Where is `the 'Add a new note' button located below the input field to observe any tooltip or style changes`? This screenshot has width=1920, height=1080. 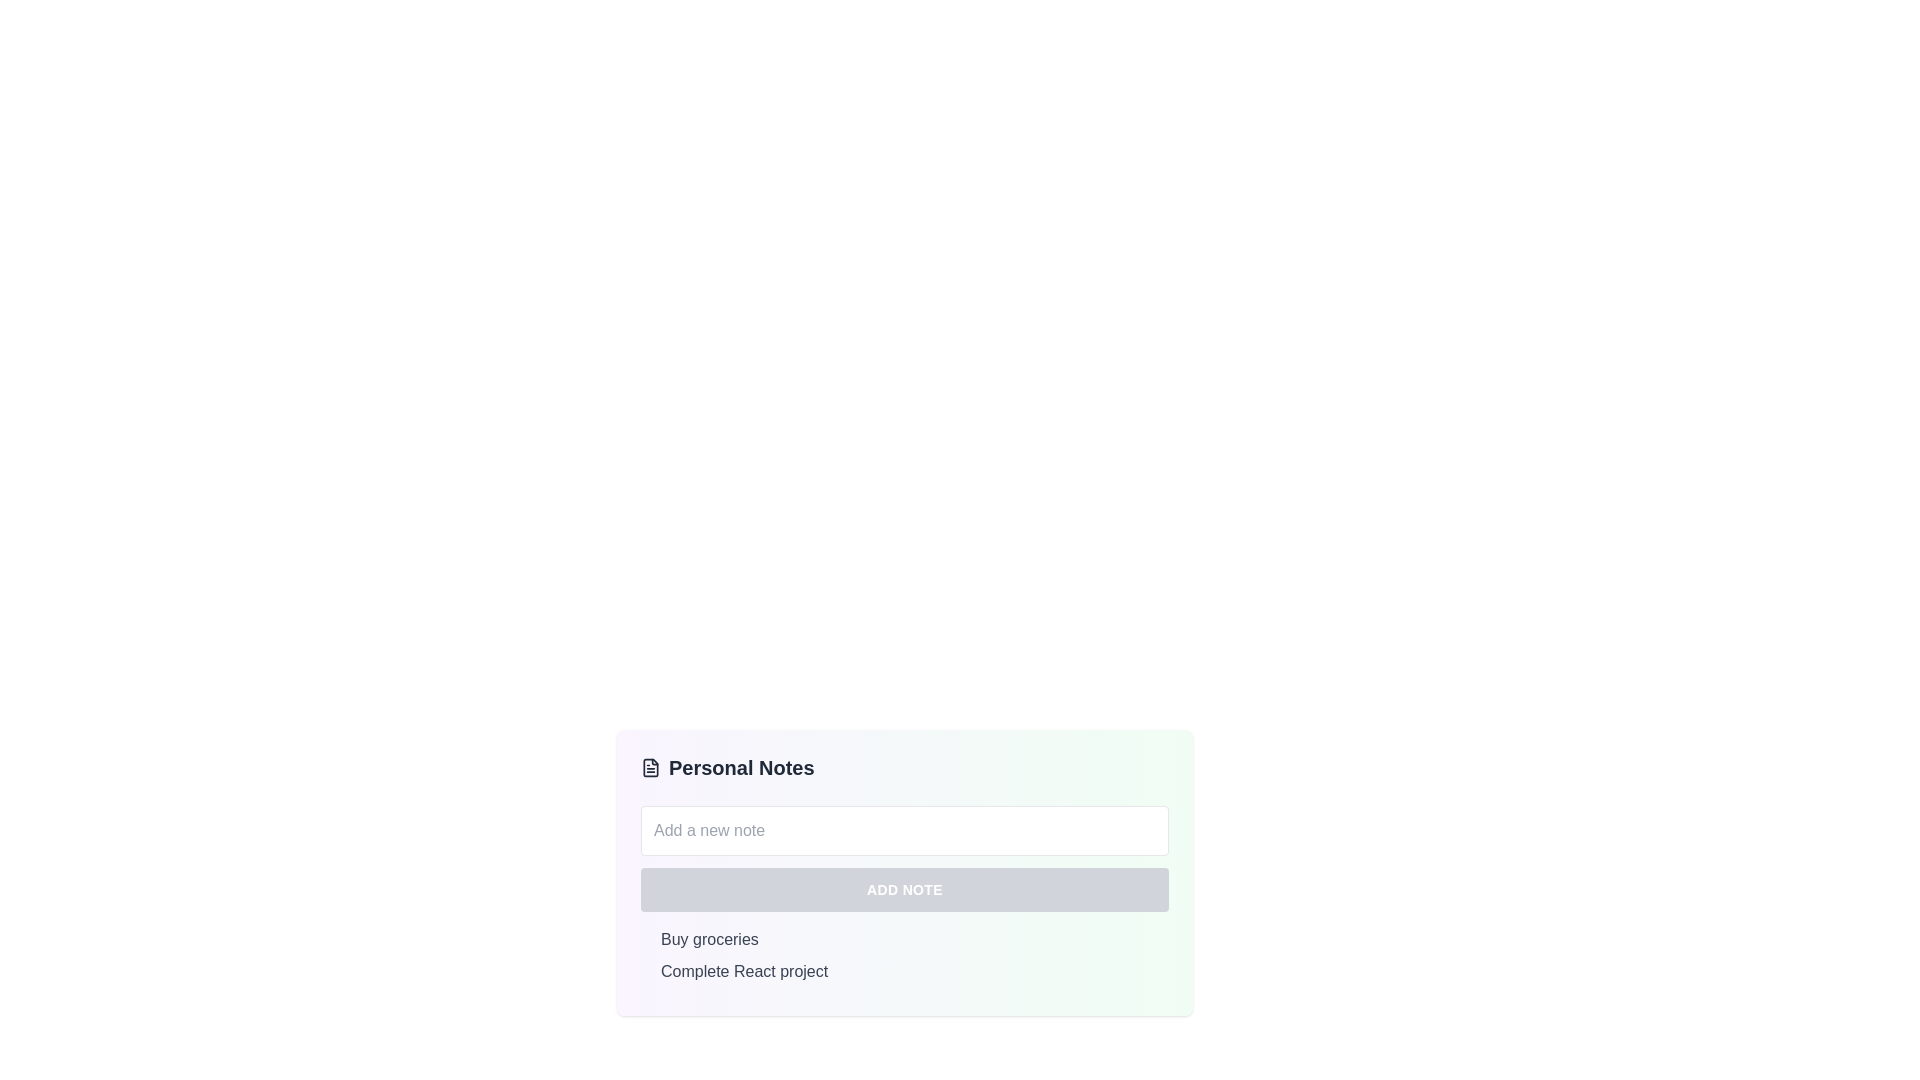
the 'Add a new note' button located below the input field to observe any tooltip or style changes is located at coordinates (904, 889).